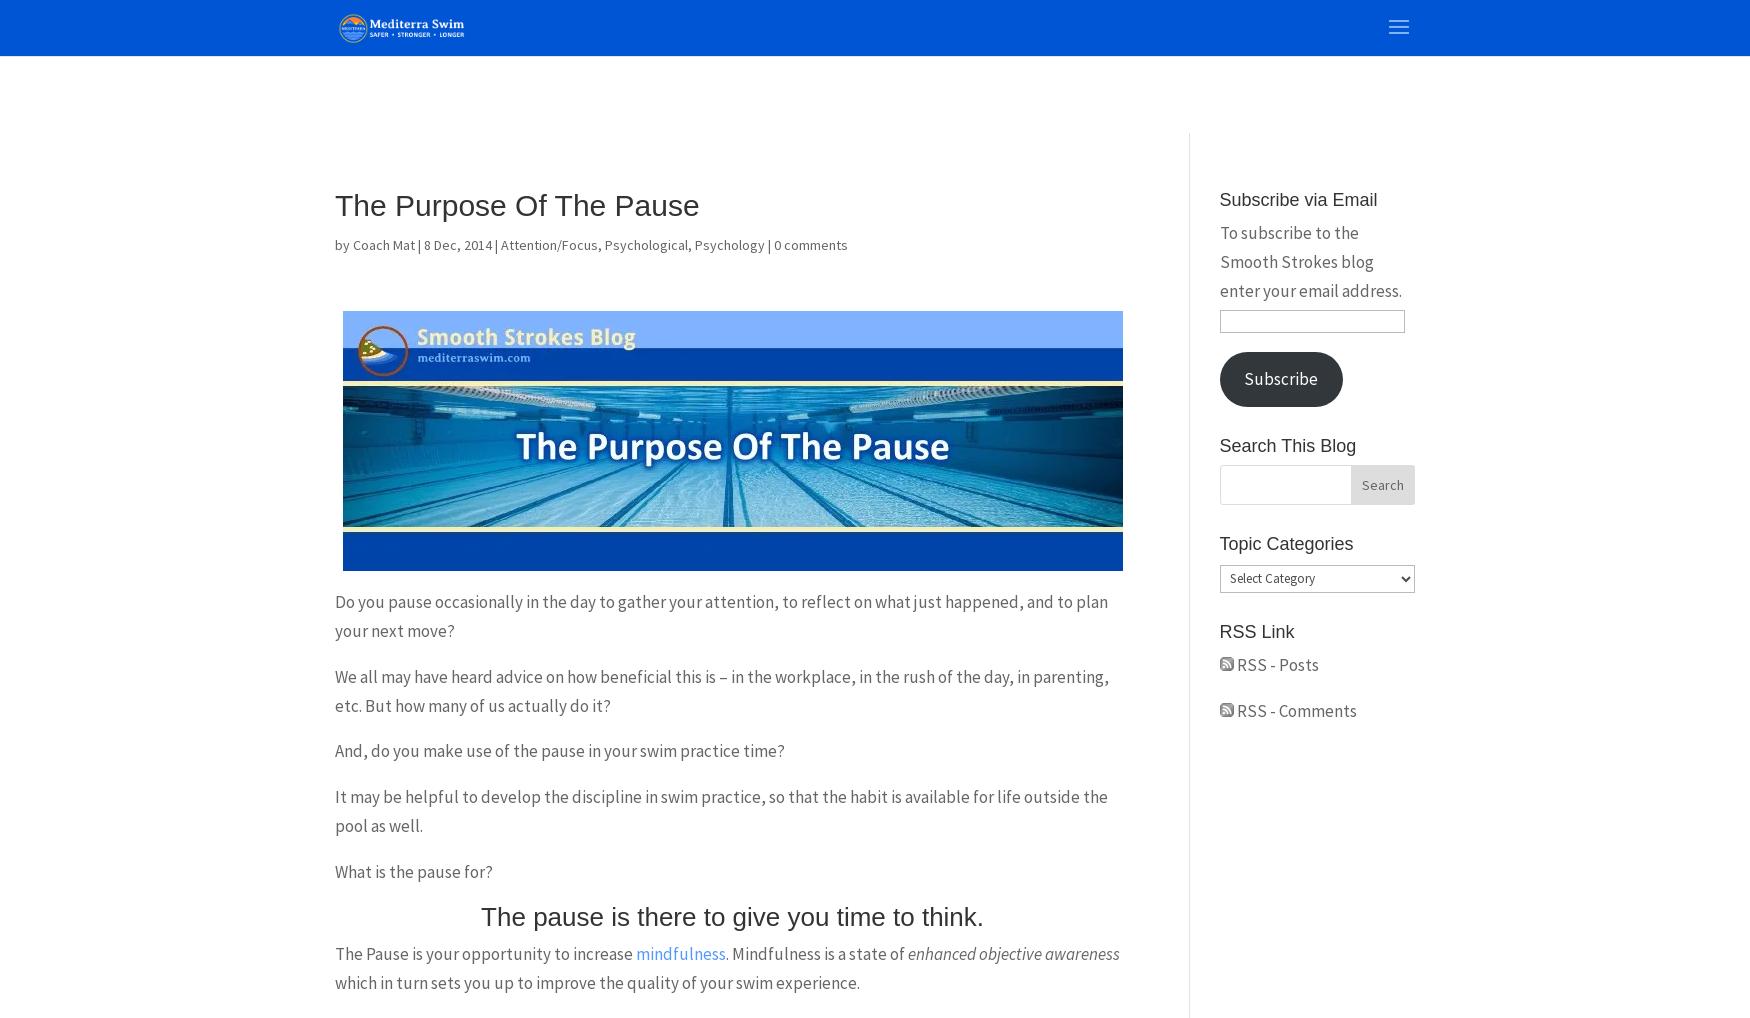  Describe the element at coordinates (645, 244) in the screenshot. I see `'Psychological'` at that location.